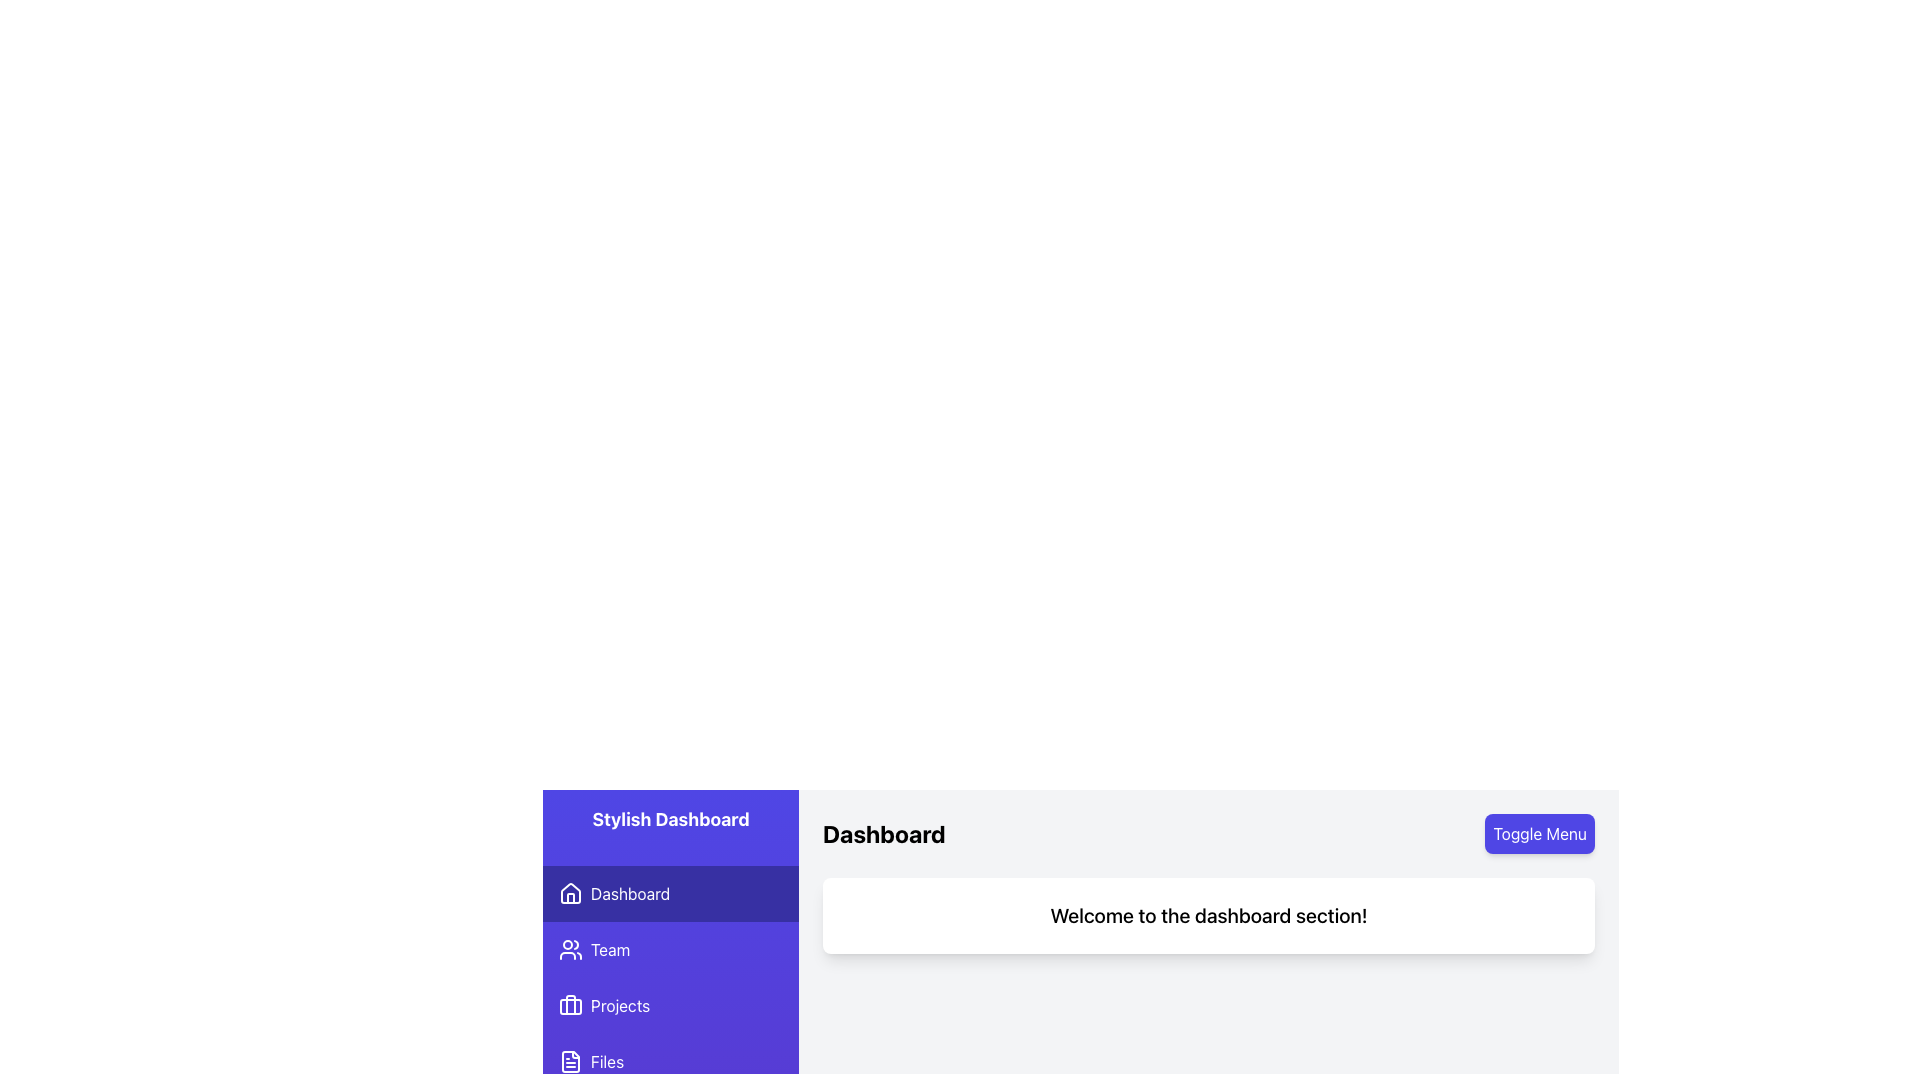 This screenshot has height=1080, width=1920. Describe the element at coordinates (570, 1005) in the screenshot. I see `the graphical detail of the briefcase icon located in the left-hand sidebar menu under the 'Projects' section` at that location.